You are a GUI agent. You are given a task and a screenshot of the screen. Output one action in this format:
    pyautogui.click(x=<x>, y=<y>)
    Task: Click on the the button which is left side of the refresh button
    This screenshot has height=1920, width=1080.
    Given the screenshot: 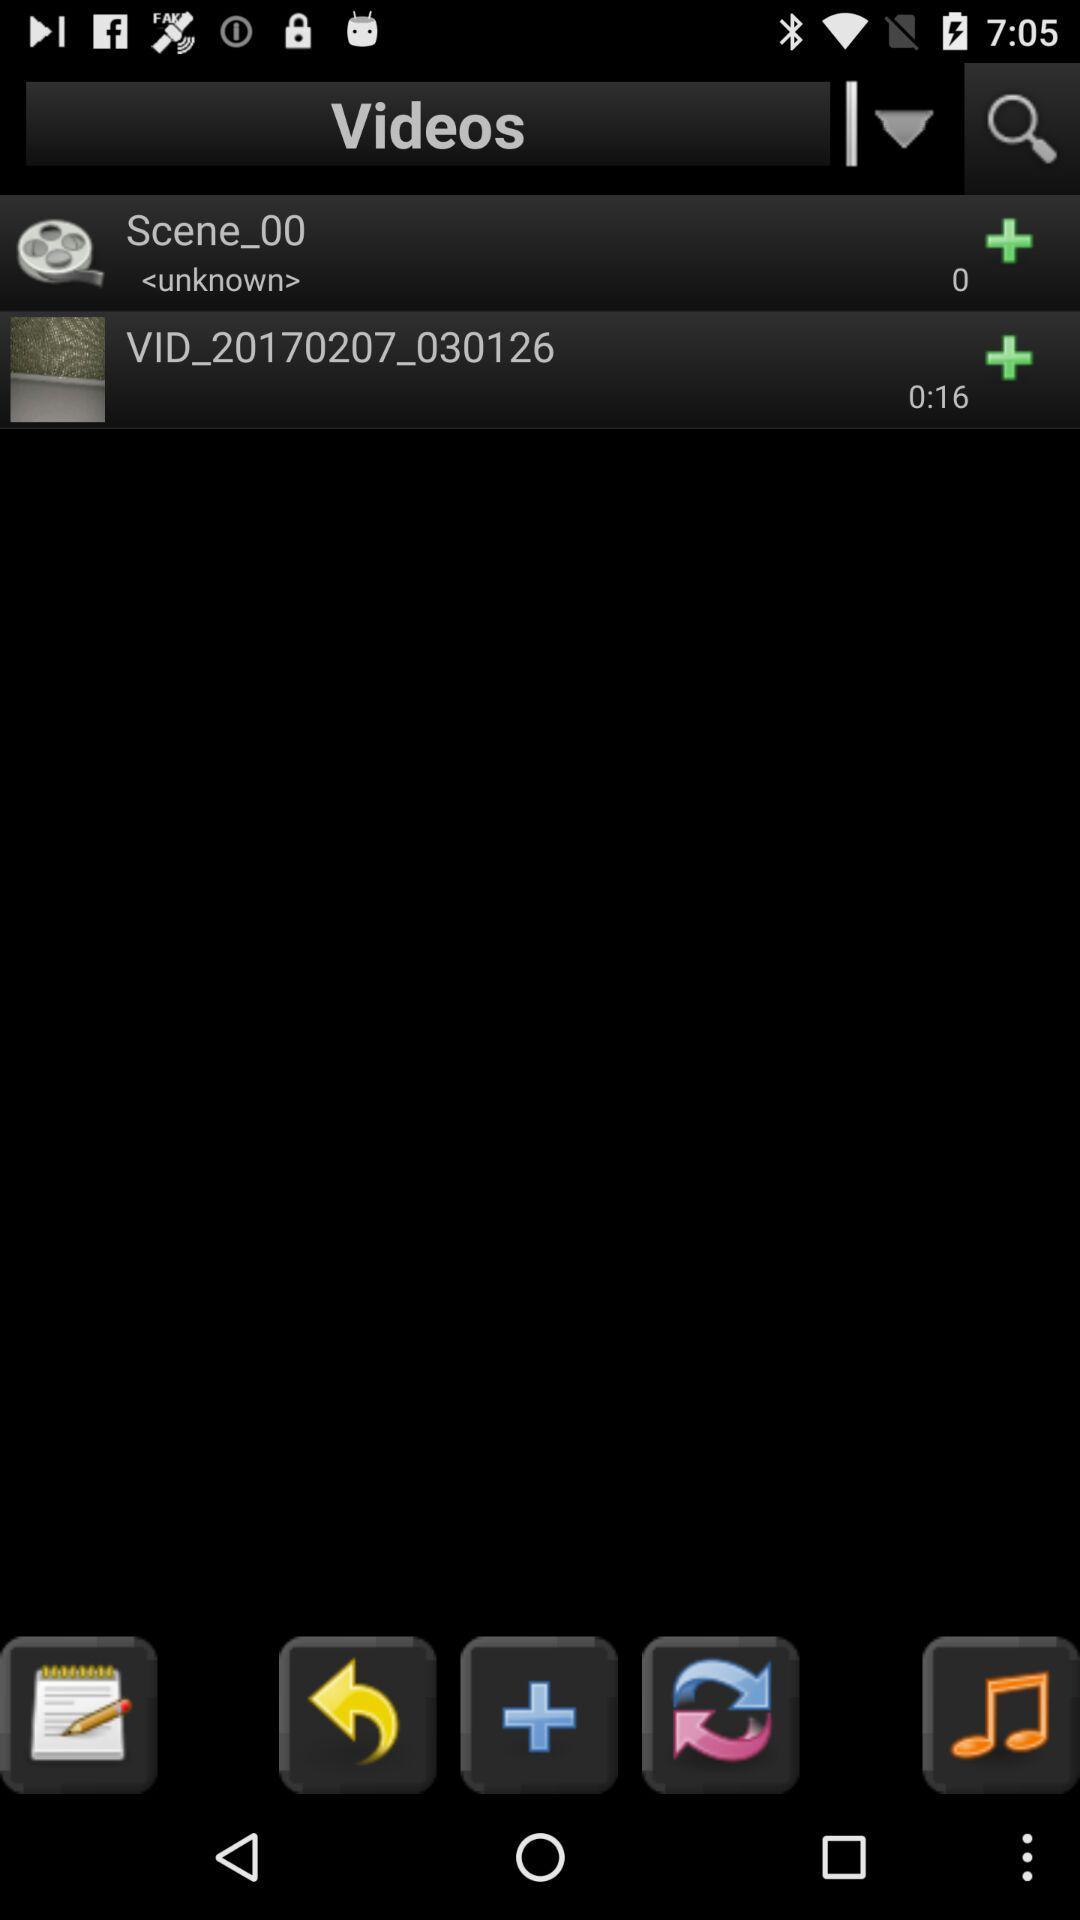 What is the action you would take?
    pyautogui.click(x=538, y=1714)
    